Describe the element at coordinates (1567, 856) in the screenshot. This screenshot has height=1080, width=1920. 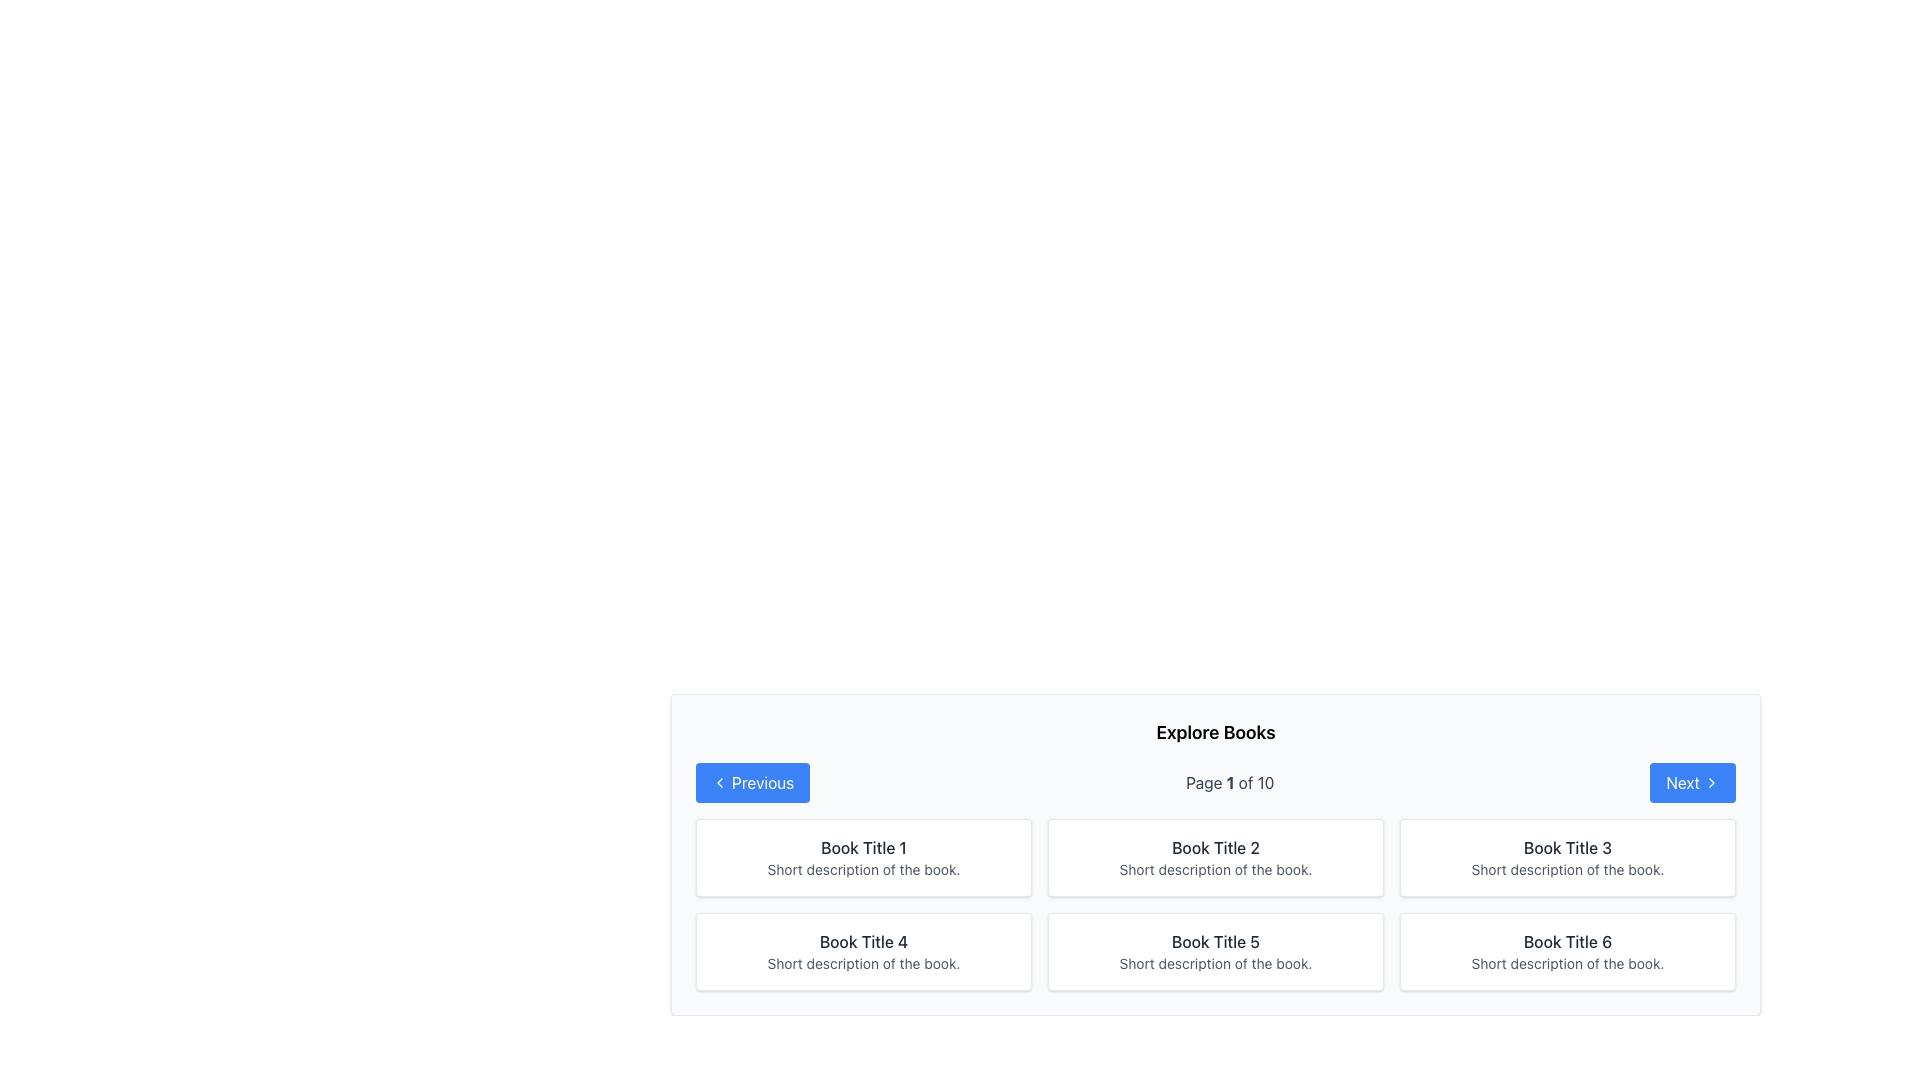
I see `the third Informational Card in the grid layout of books` at that location.